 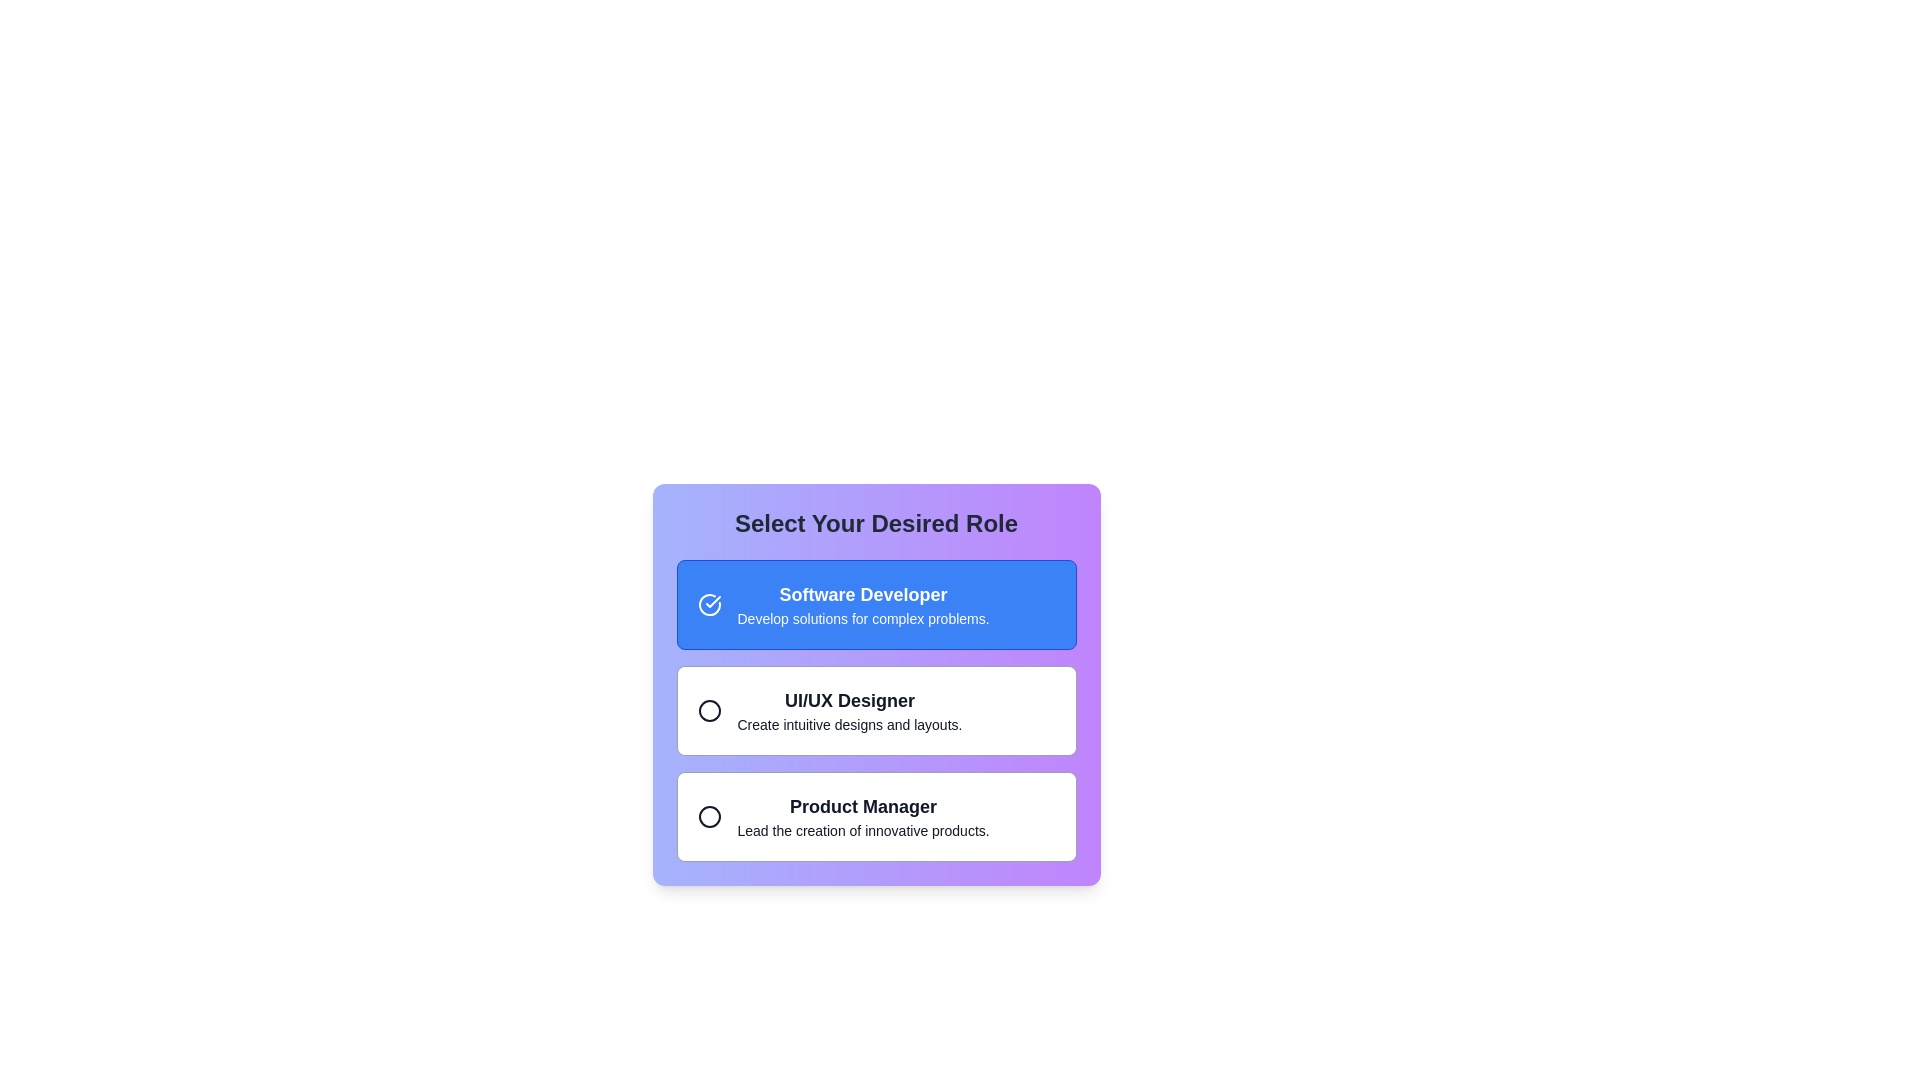 What do you see at coordinates (863, 593) in the screenshot?
I see `the 'Software Developer' text label element, which is displayed in bold white font on a blue rectangular background` at bounding box center [863, 593].